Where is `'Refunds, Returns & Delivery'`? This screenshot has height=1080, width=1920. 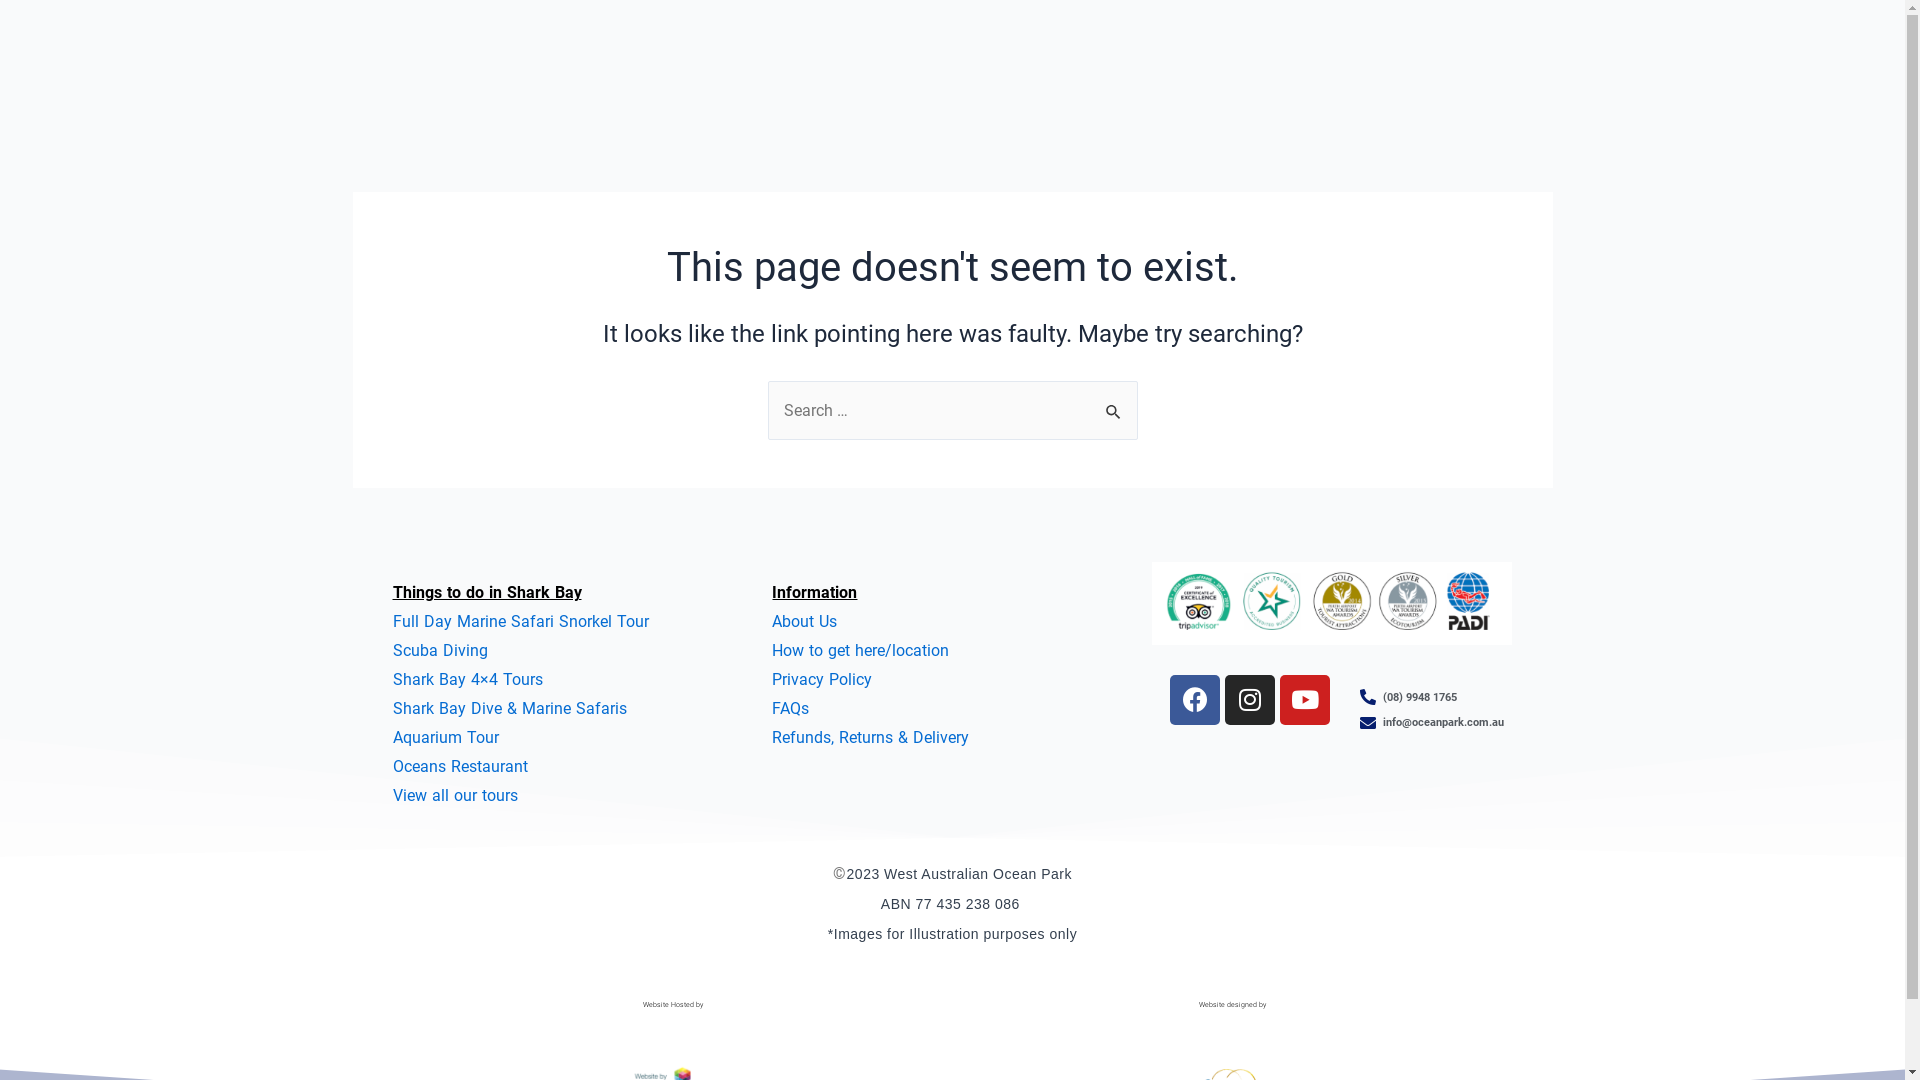
'Refunds, Returns & Delivery' is located at coordinates (870, 737).